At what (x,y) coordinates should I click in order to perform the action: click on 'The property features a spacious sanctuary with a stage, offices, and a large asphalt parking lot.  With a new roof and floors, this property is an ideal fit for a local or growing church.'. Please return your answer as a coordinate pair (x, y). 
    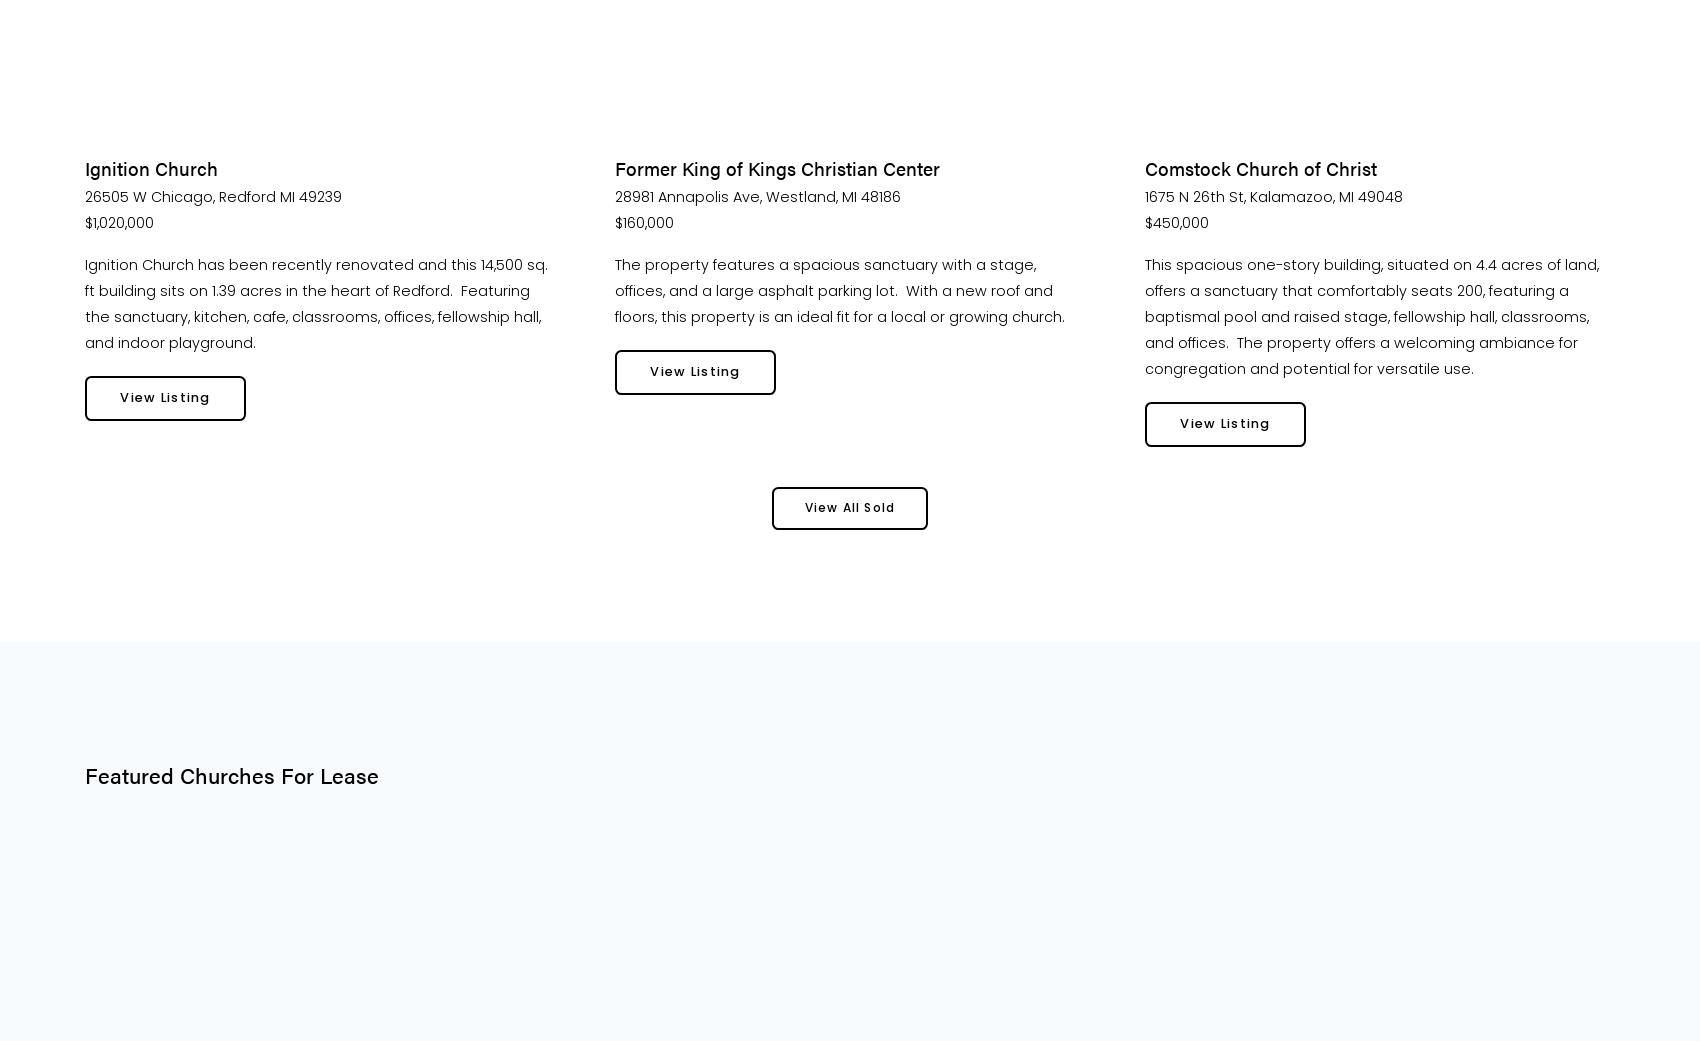
    Looking at the image, I should click on (838, 289).